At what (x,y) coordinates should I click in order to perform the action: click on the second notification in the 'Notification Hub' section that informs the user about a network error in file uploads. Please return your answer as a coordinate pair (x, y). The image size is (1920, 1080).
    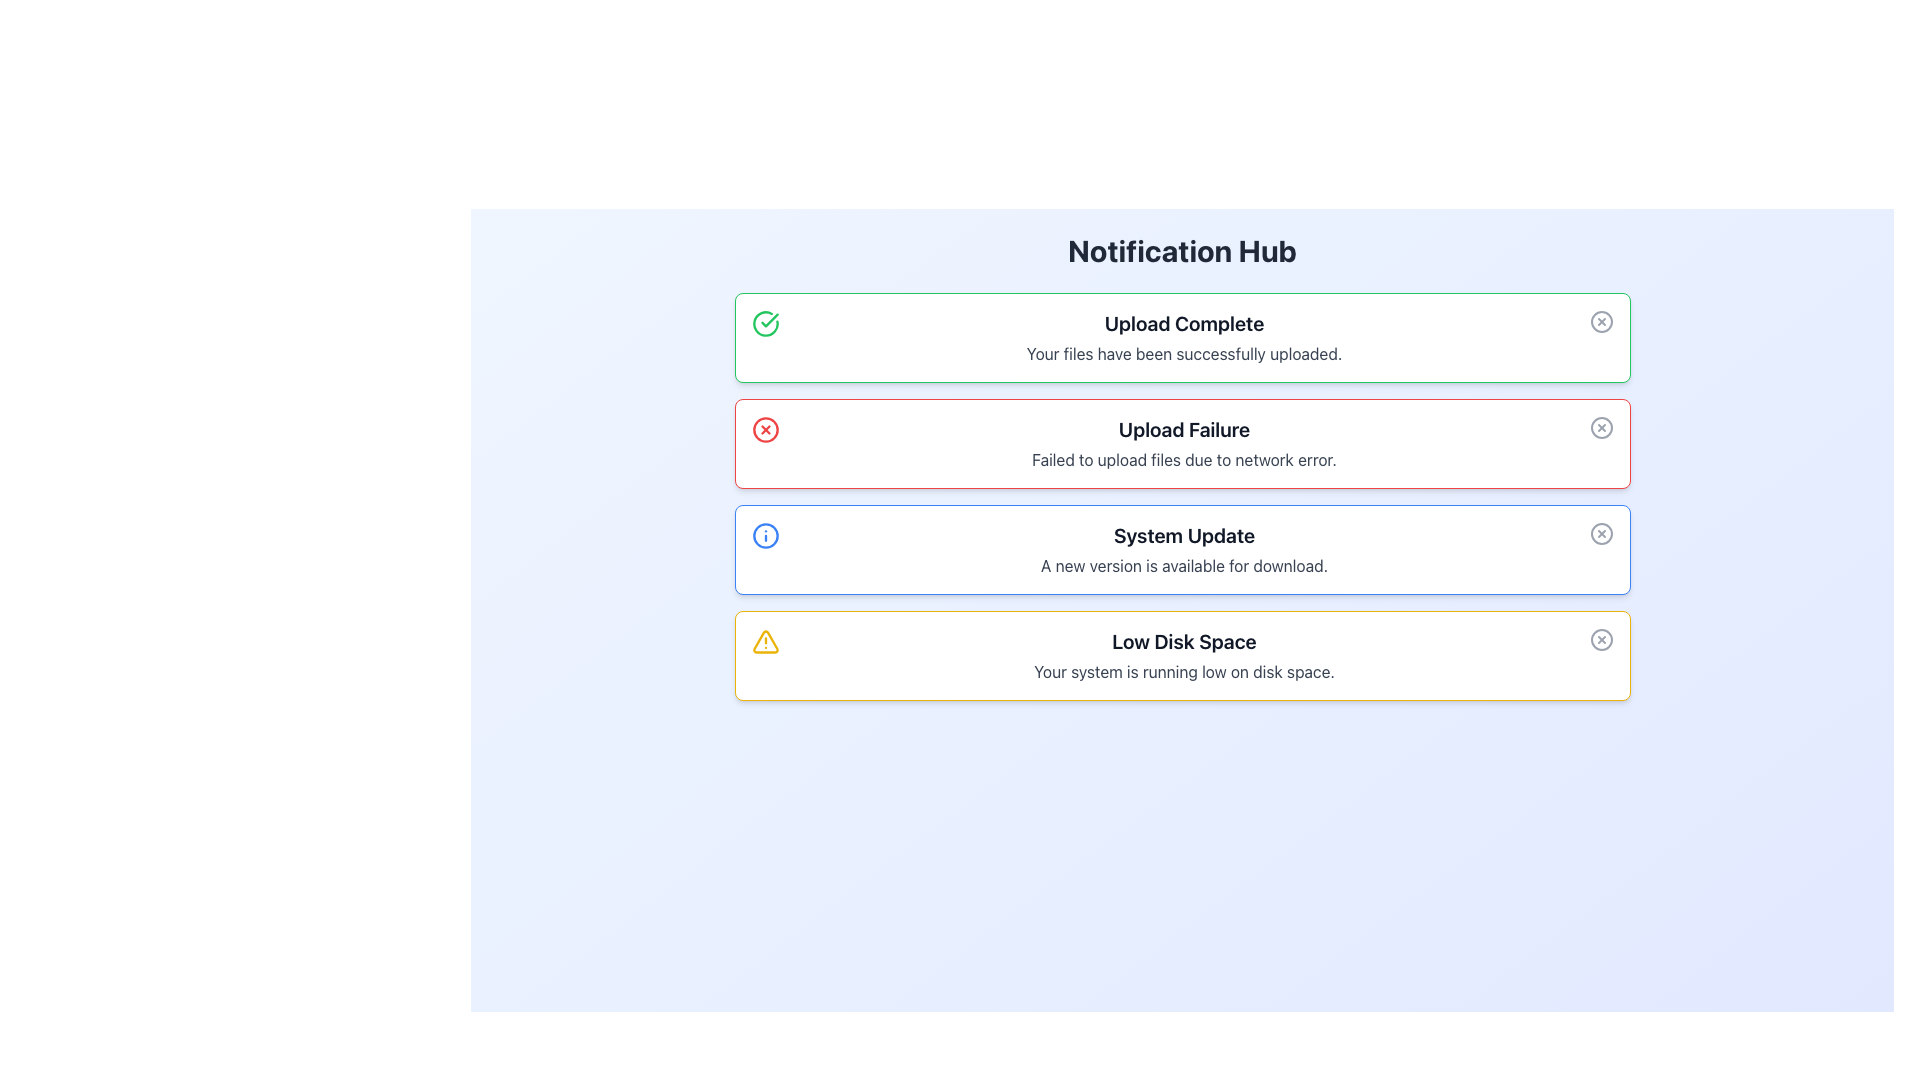
    Looking at the image, I should click on (1184, 442).